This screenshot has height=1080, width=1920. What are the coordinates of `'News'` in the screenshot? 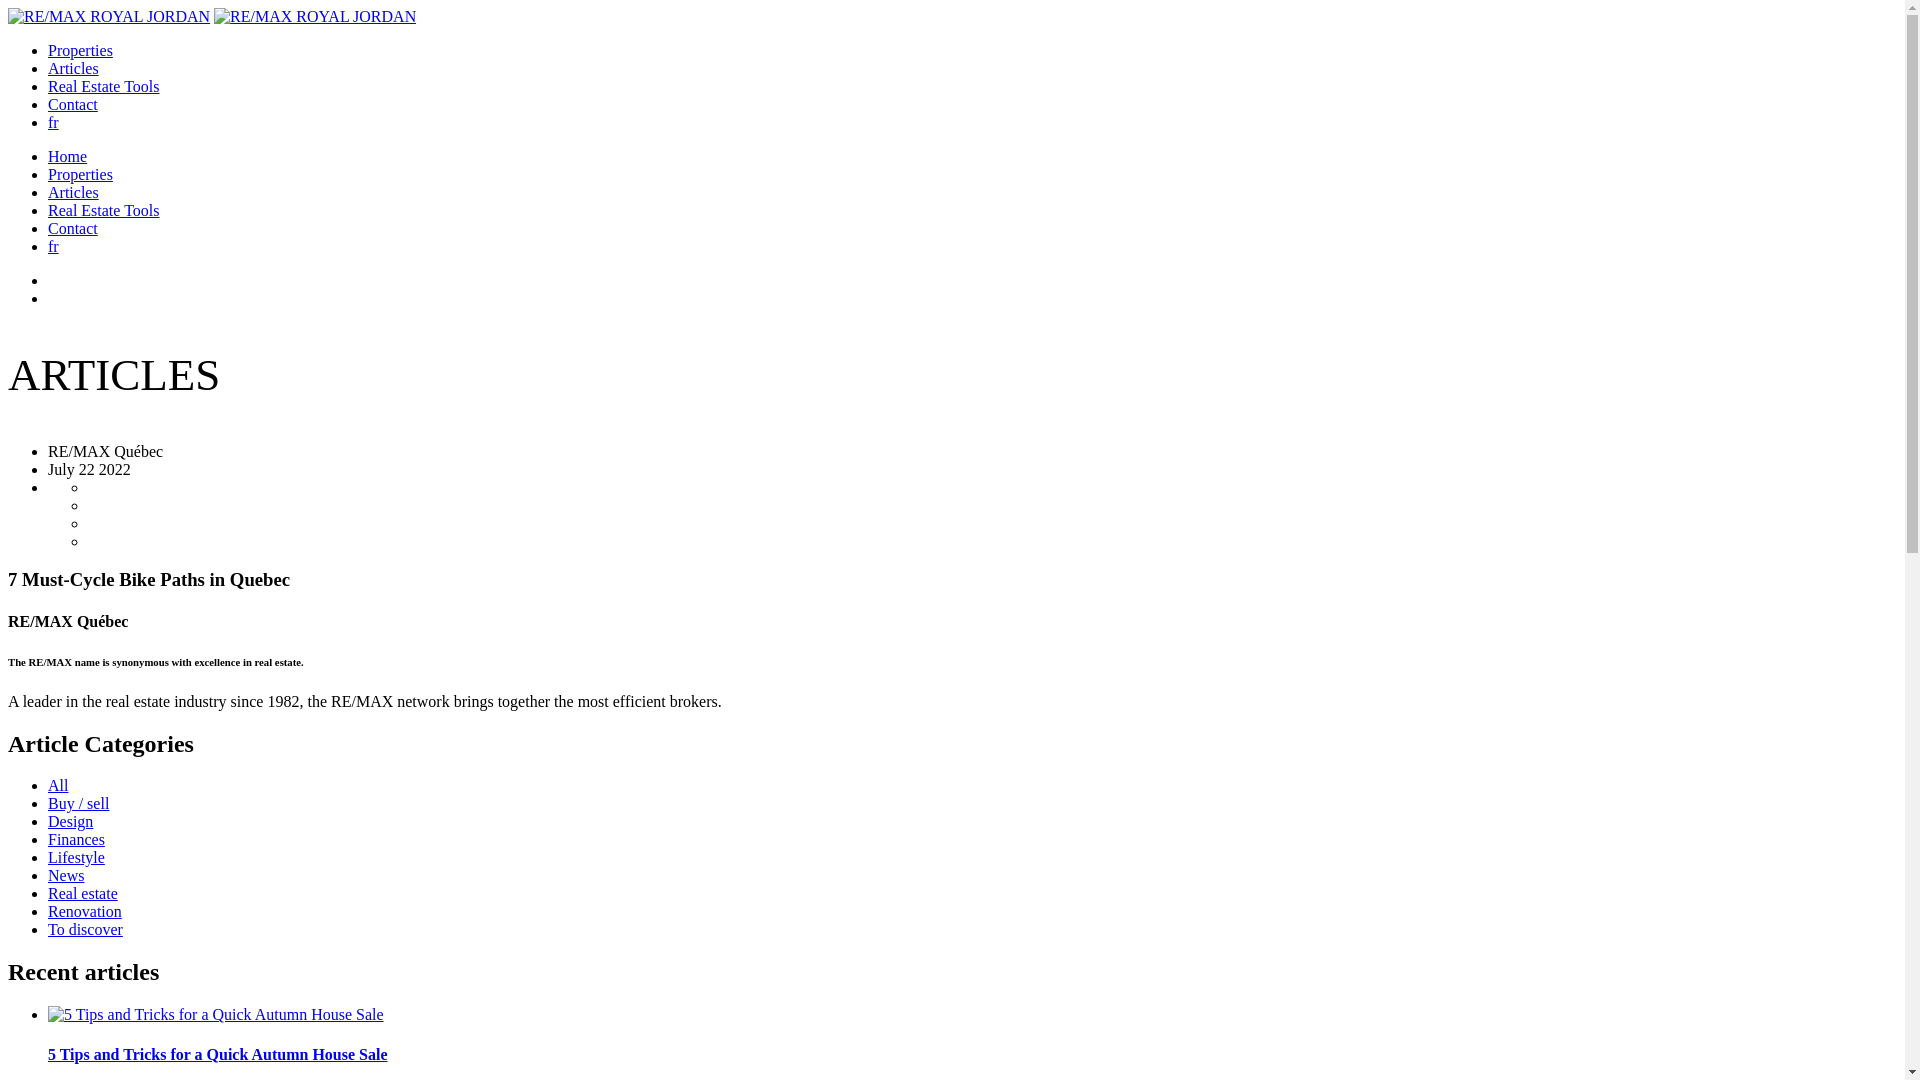 It's located at (48, 874).